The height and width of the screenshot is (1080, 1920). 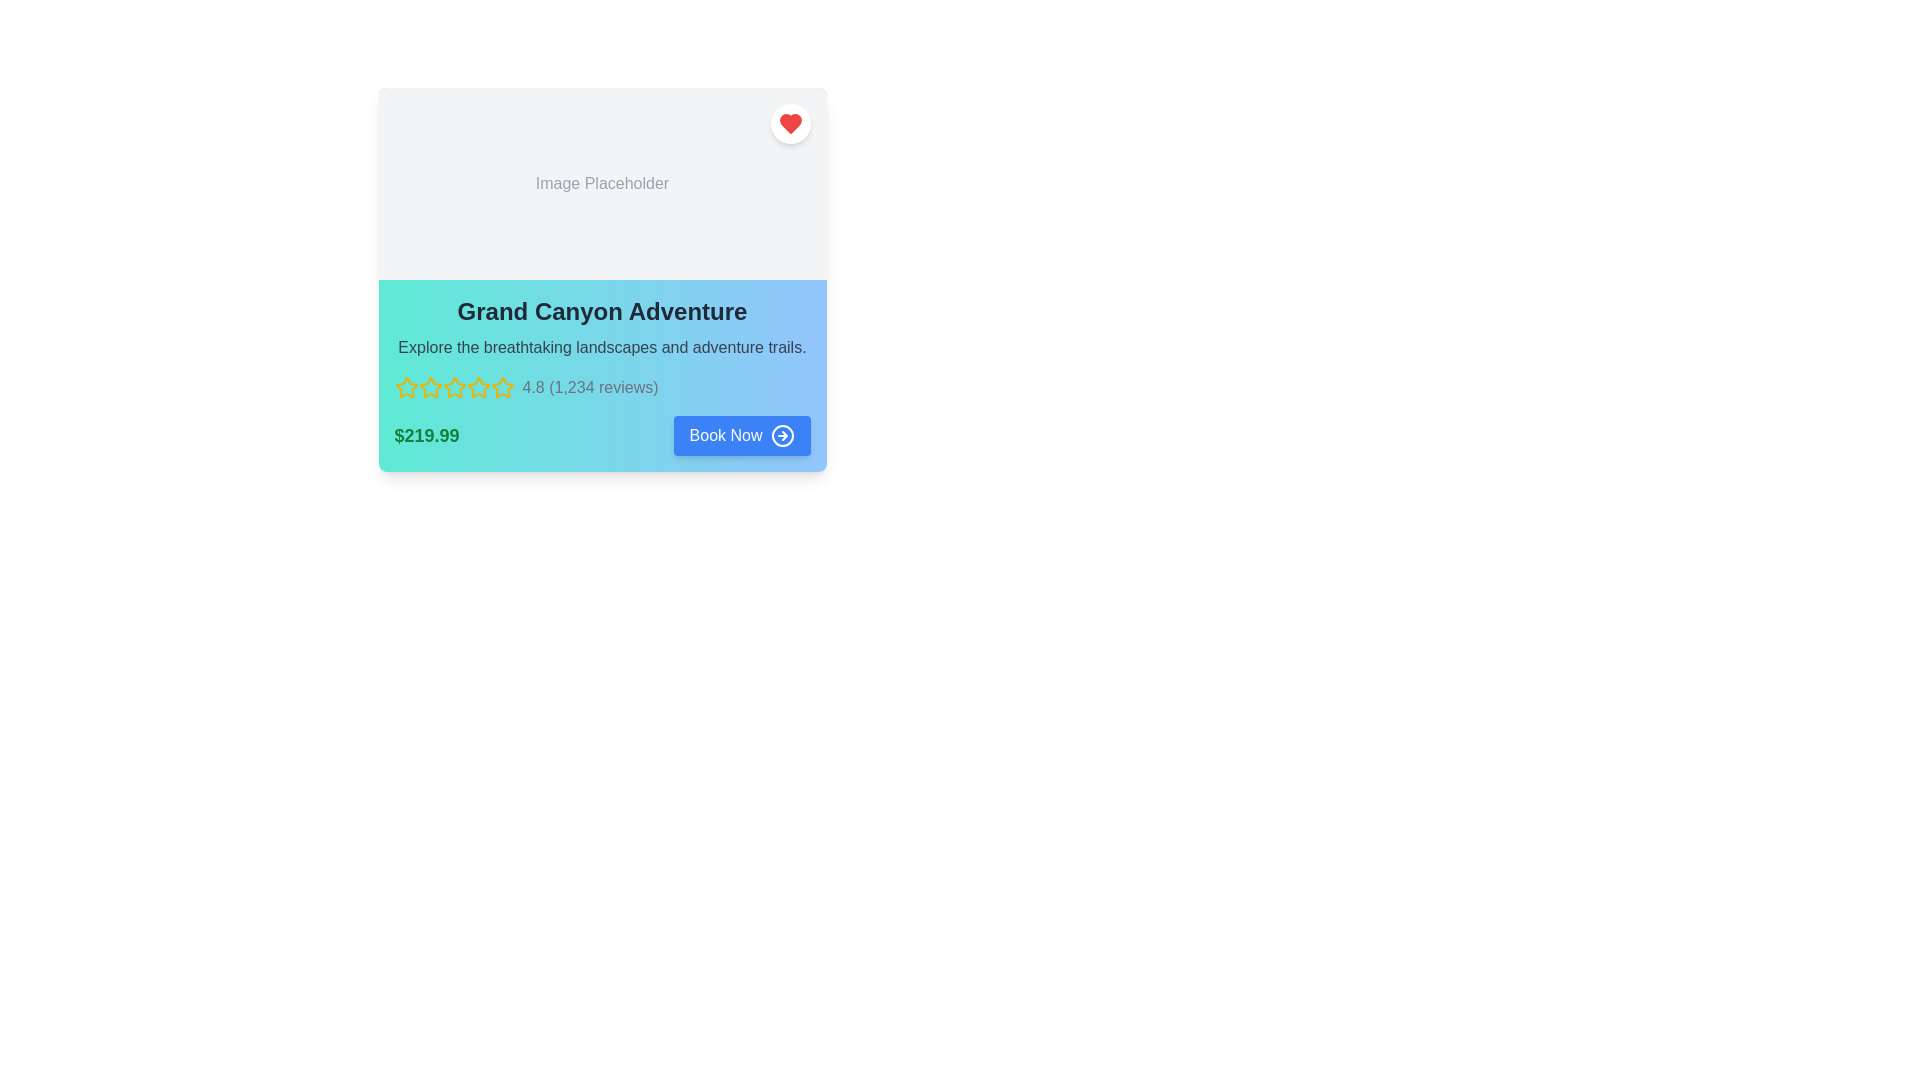 I want to click on the red heart-shaped icon in the top-right corner of the card layout to trigger a tooltip, so click(x=789, y=123).